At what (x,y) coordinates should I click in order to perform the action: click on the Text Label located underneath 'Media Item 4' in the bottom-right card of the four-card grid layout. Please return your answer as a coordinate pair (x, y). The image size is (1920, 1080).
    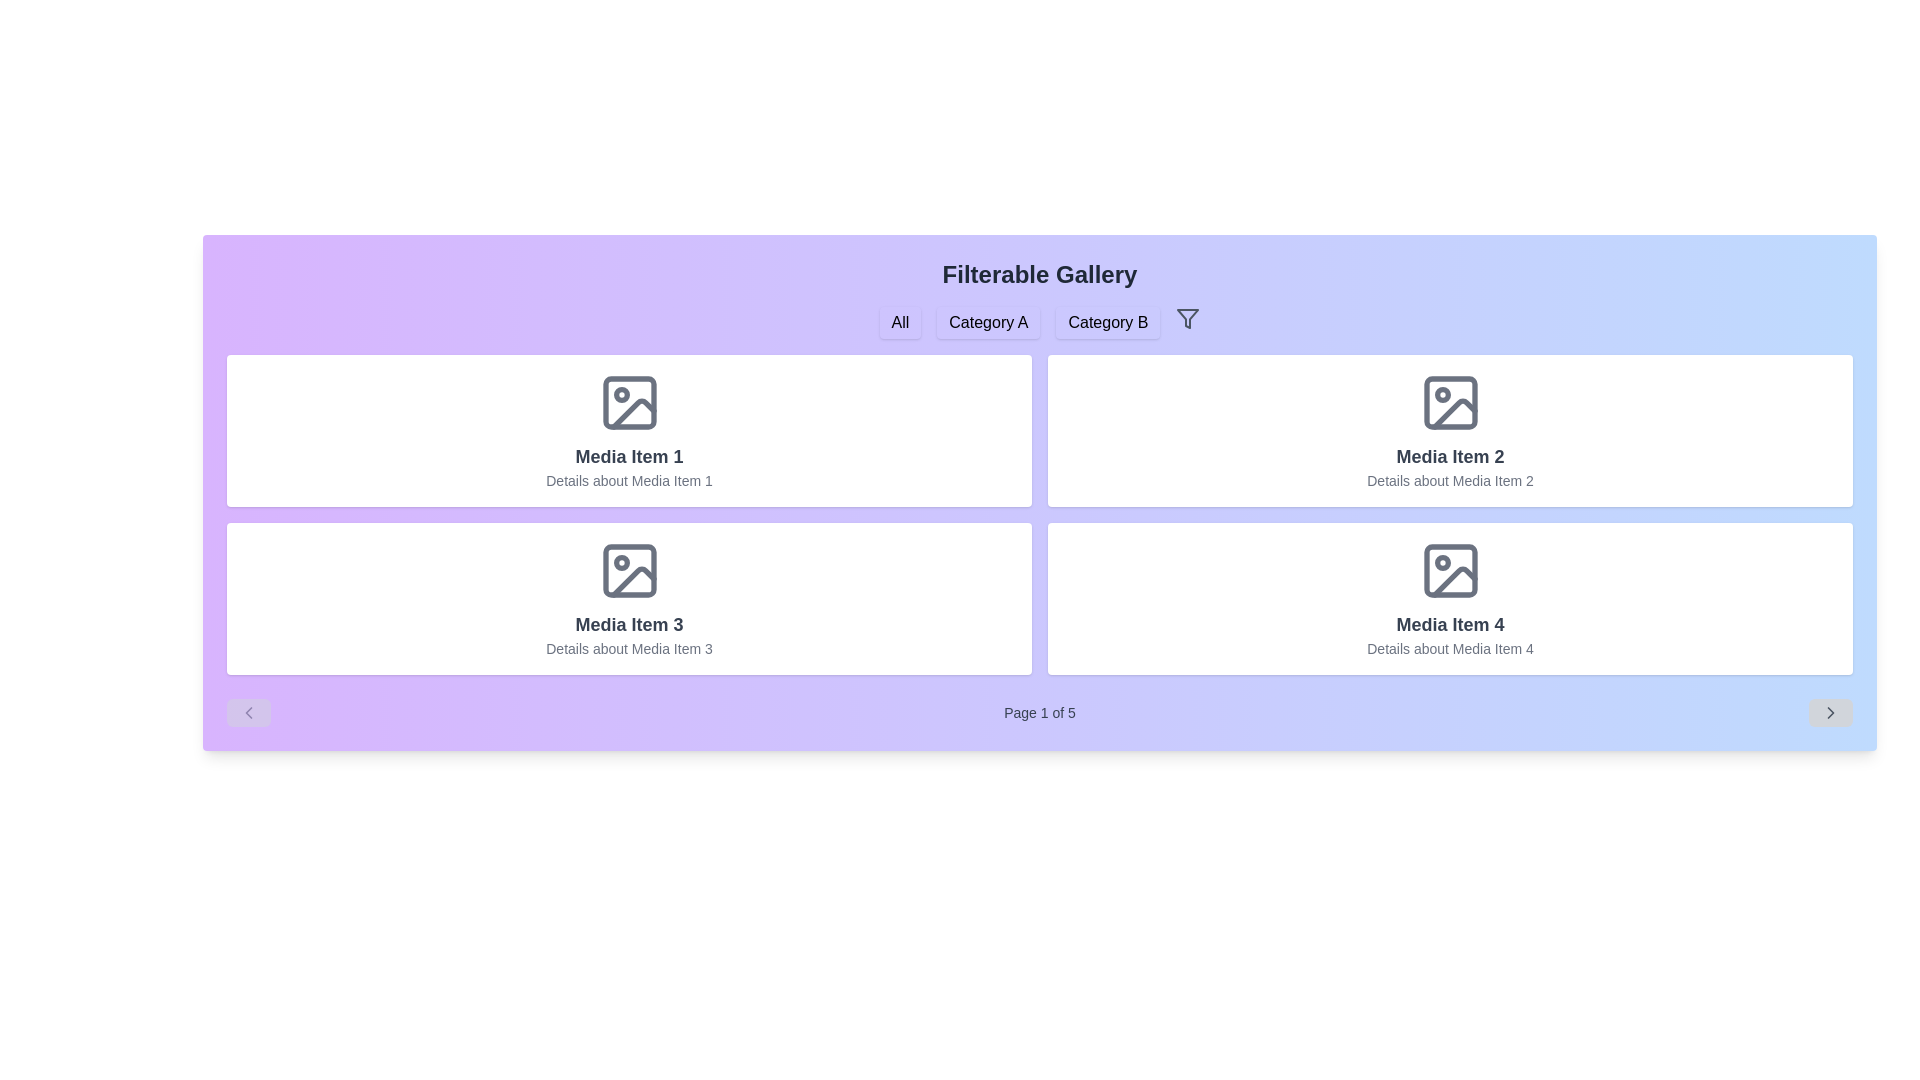
    Looking at the image, I should click on (1450, 648).